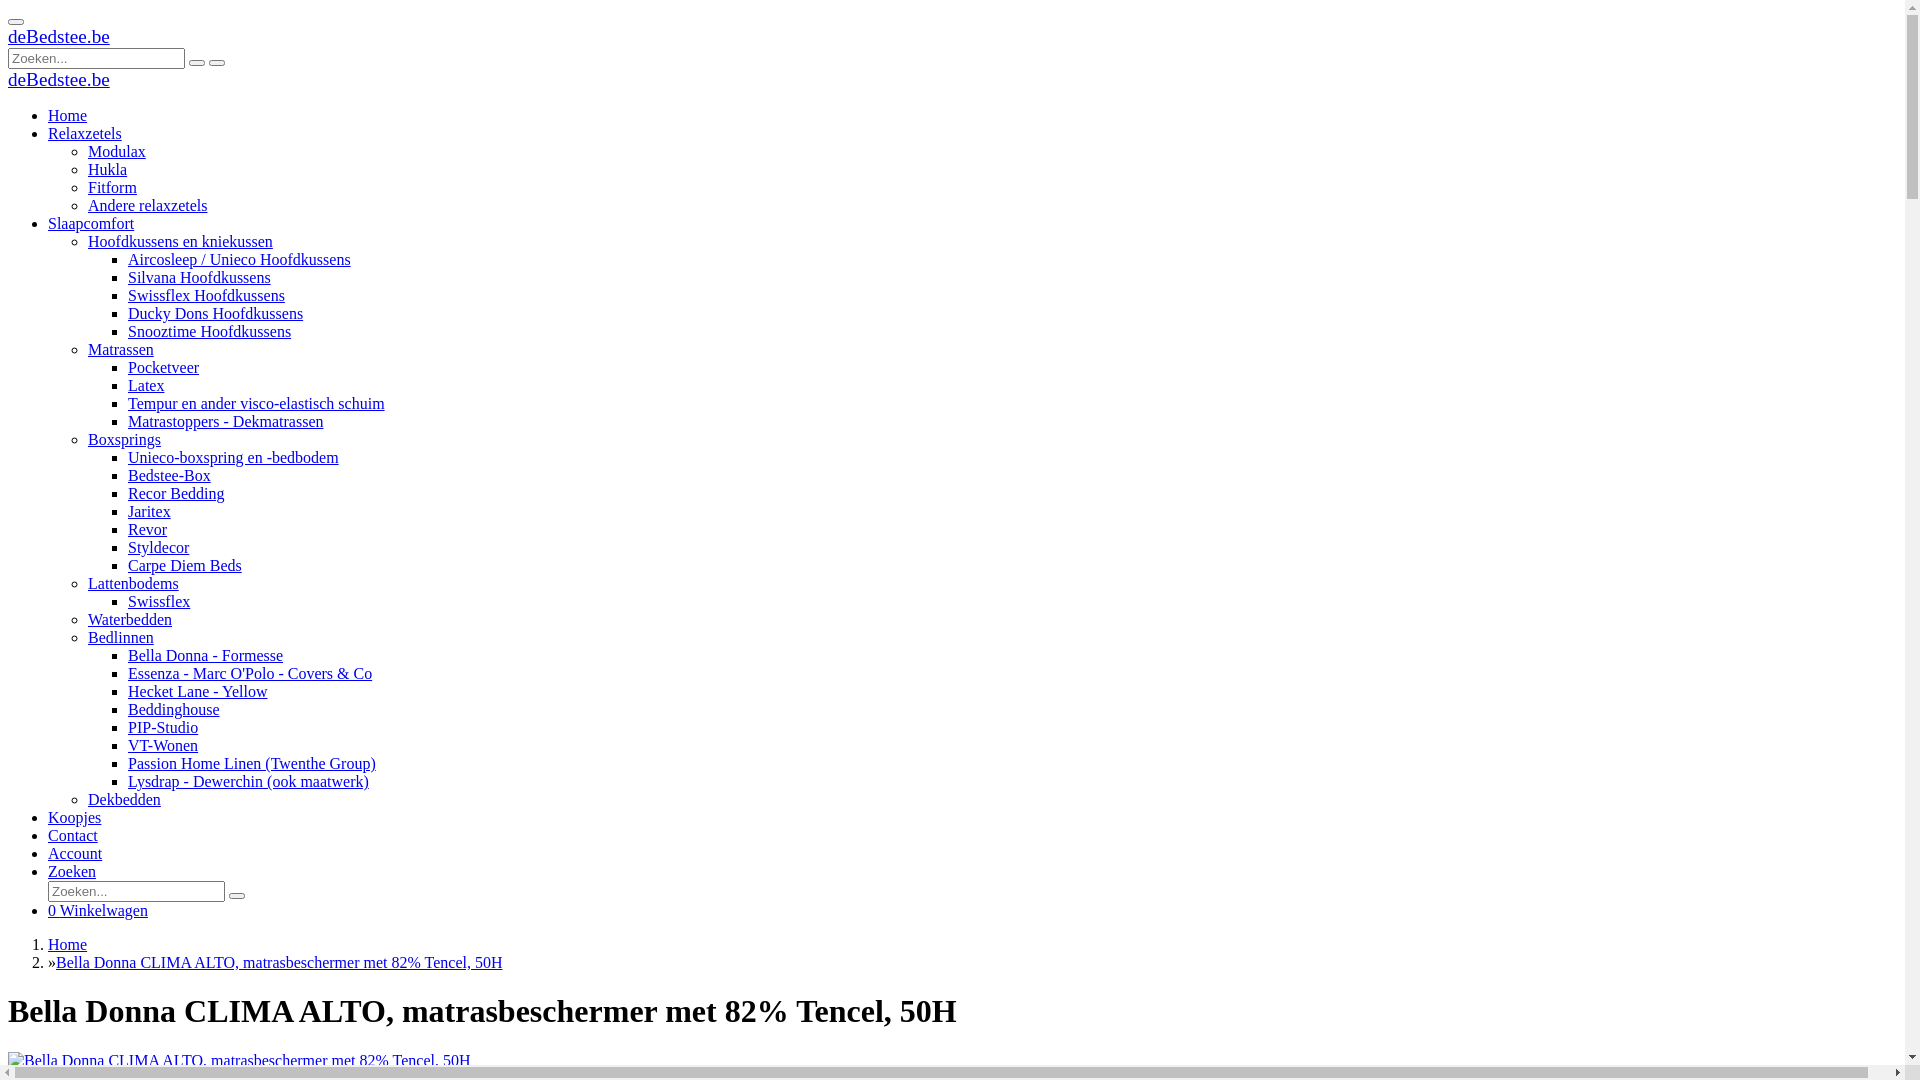 Image resolution: width=1920 pixels, height=1080 pixels. Describe the element at coordinates (58, 79) in the screenshot. I see `'deBedstee.be'` at that location.